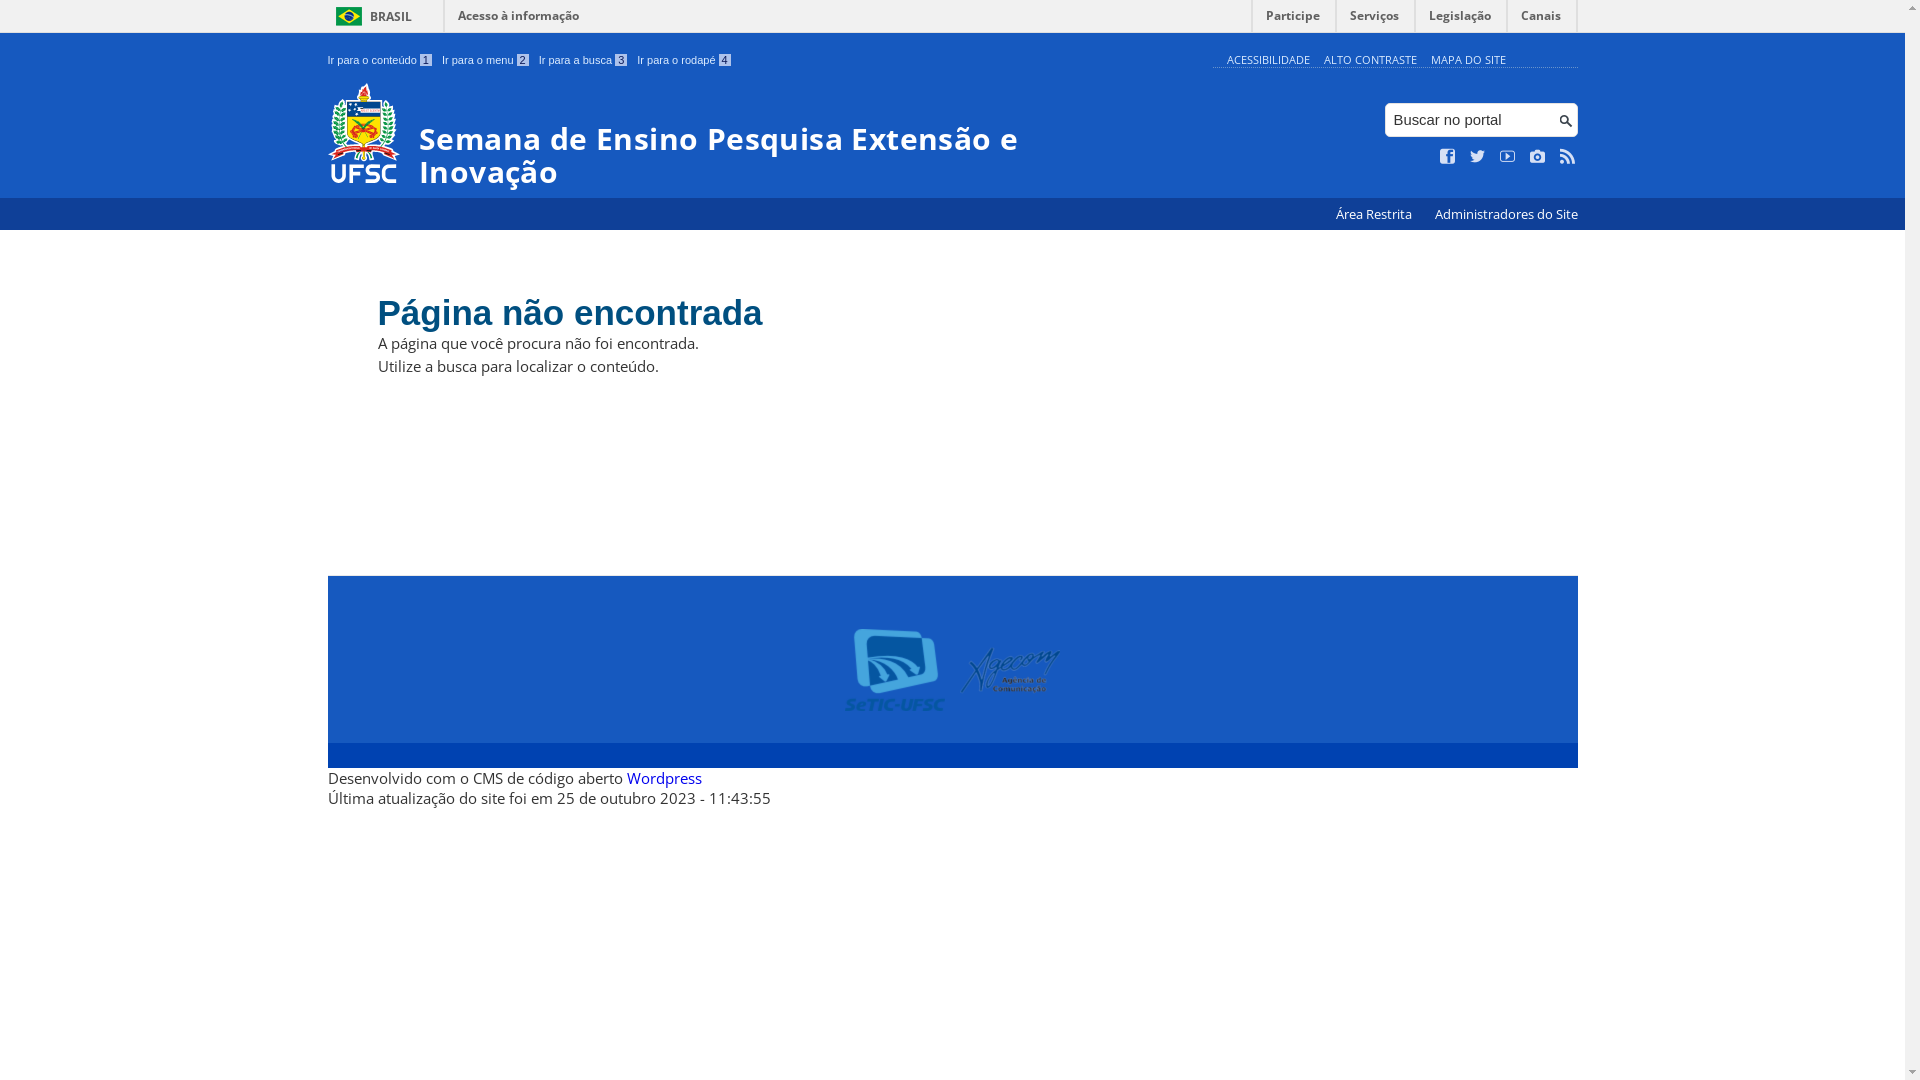  Describe the element at coordinates (1292, 20) in the screenshot. I see `'Participe'` at that location.